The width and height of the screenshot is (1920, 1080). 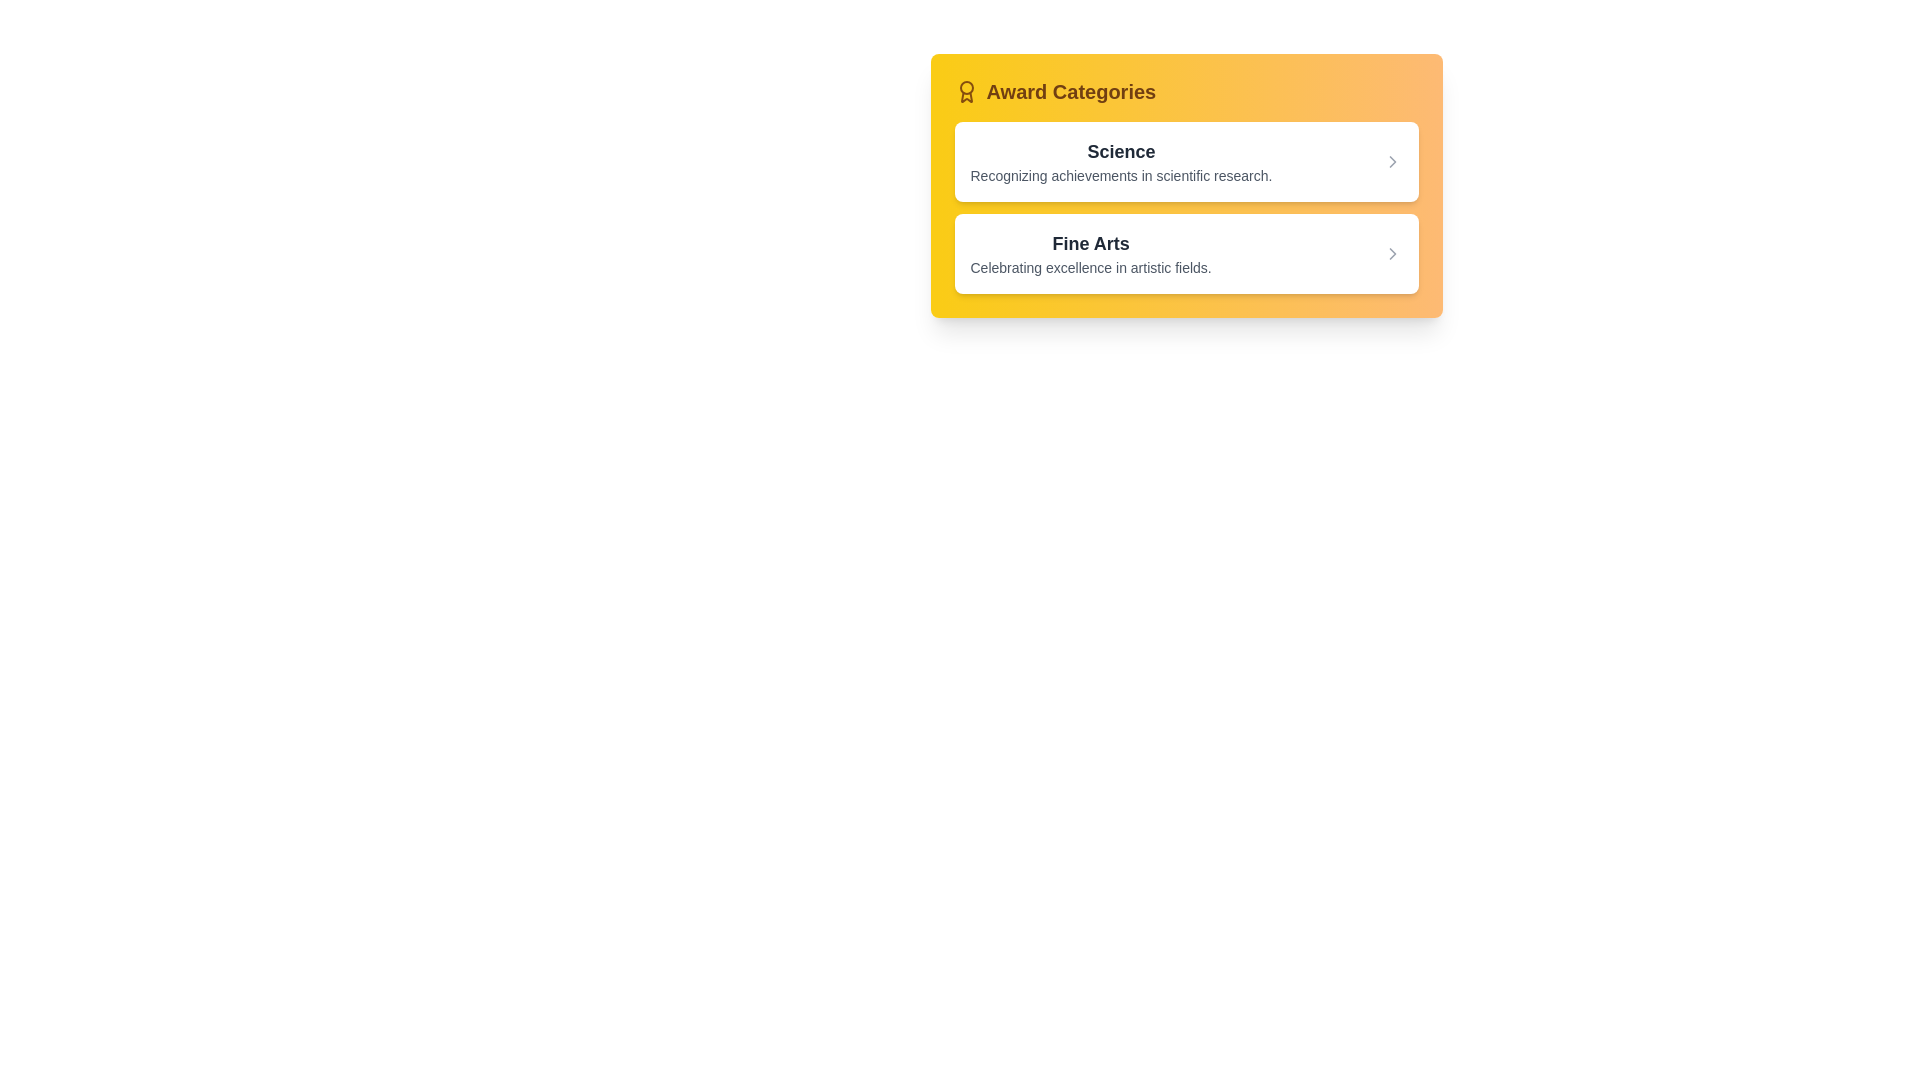 What do you see at coordinates (1391, 253) in the screenshot?
I see `the right-facing chevron icon located at the far right of the 'Fine Arts' row in the 'Award Categories' section` at bounding box center [1391, 253].